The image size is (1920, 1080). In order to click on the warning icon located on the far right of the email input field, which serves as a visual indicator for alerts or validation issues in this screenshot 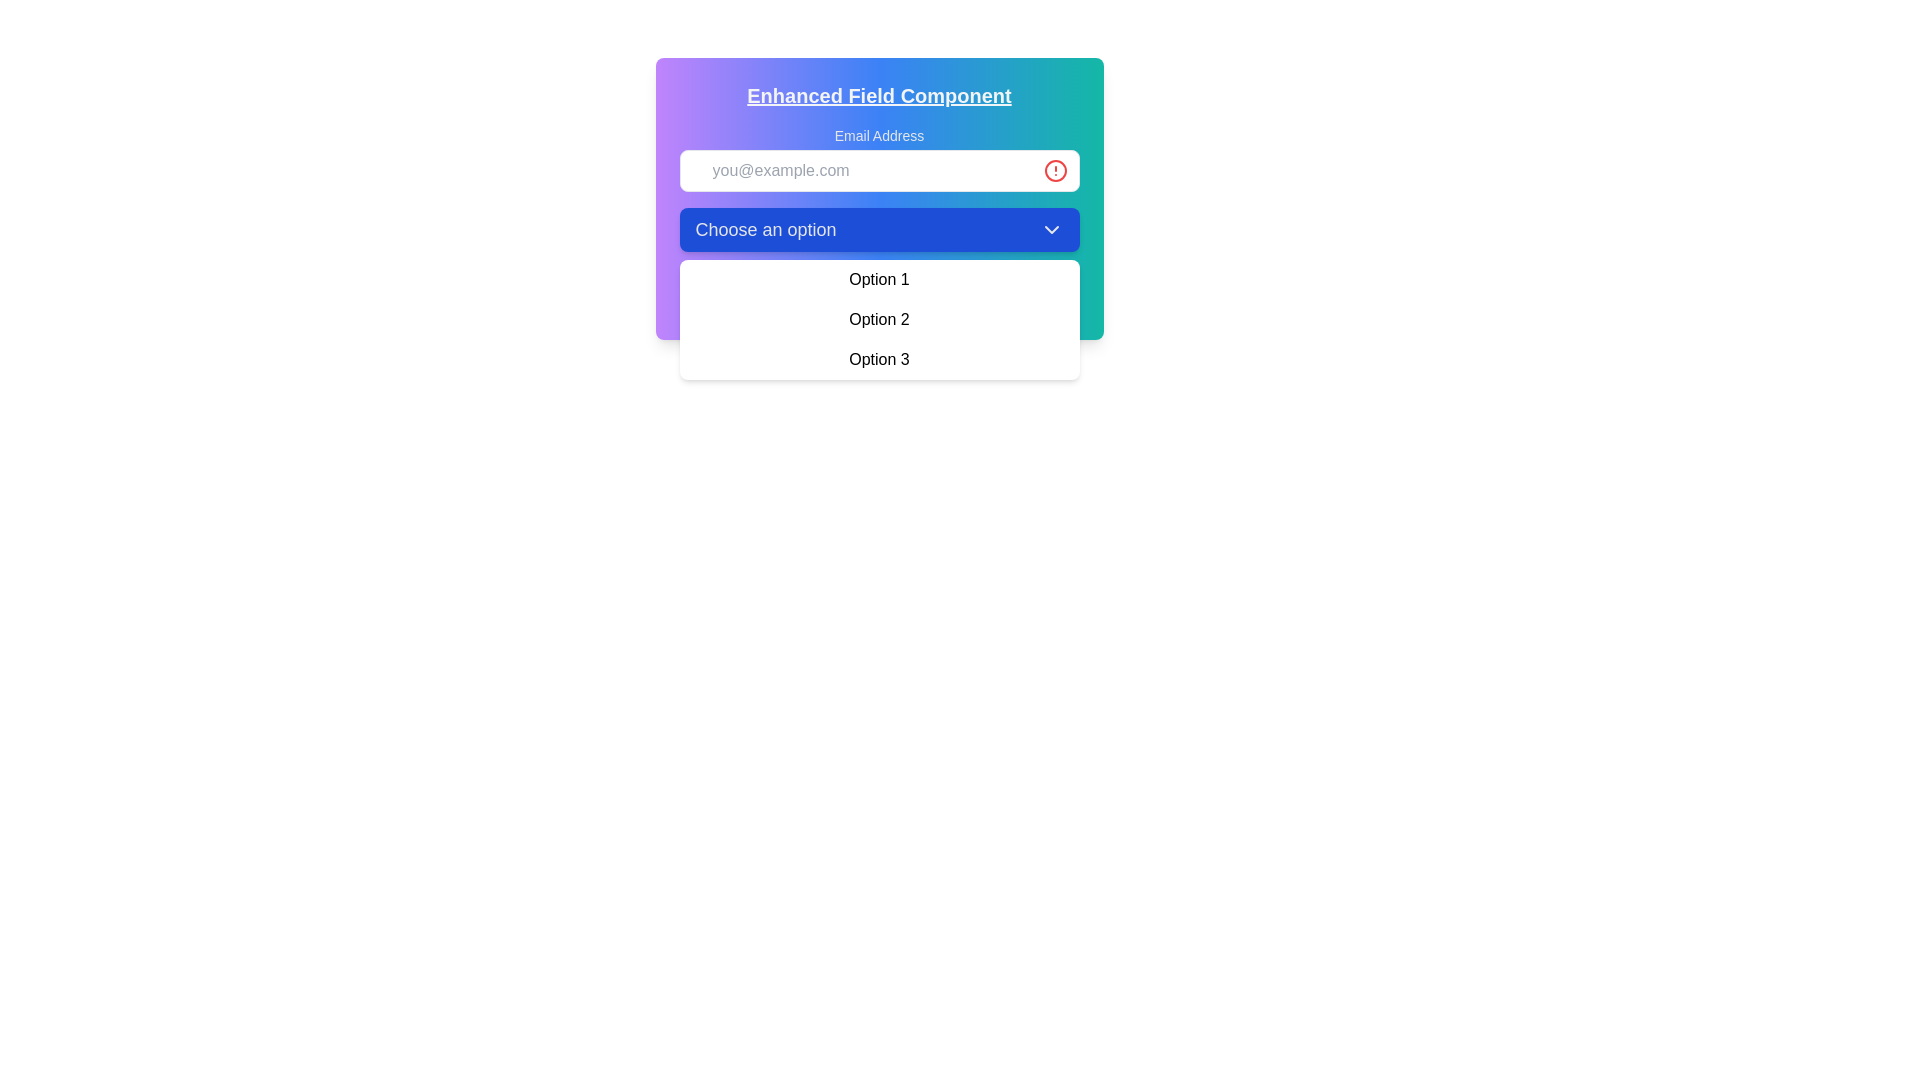, I will do `click(1054, 169)`.